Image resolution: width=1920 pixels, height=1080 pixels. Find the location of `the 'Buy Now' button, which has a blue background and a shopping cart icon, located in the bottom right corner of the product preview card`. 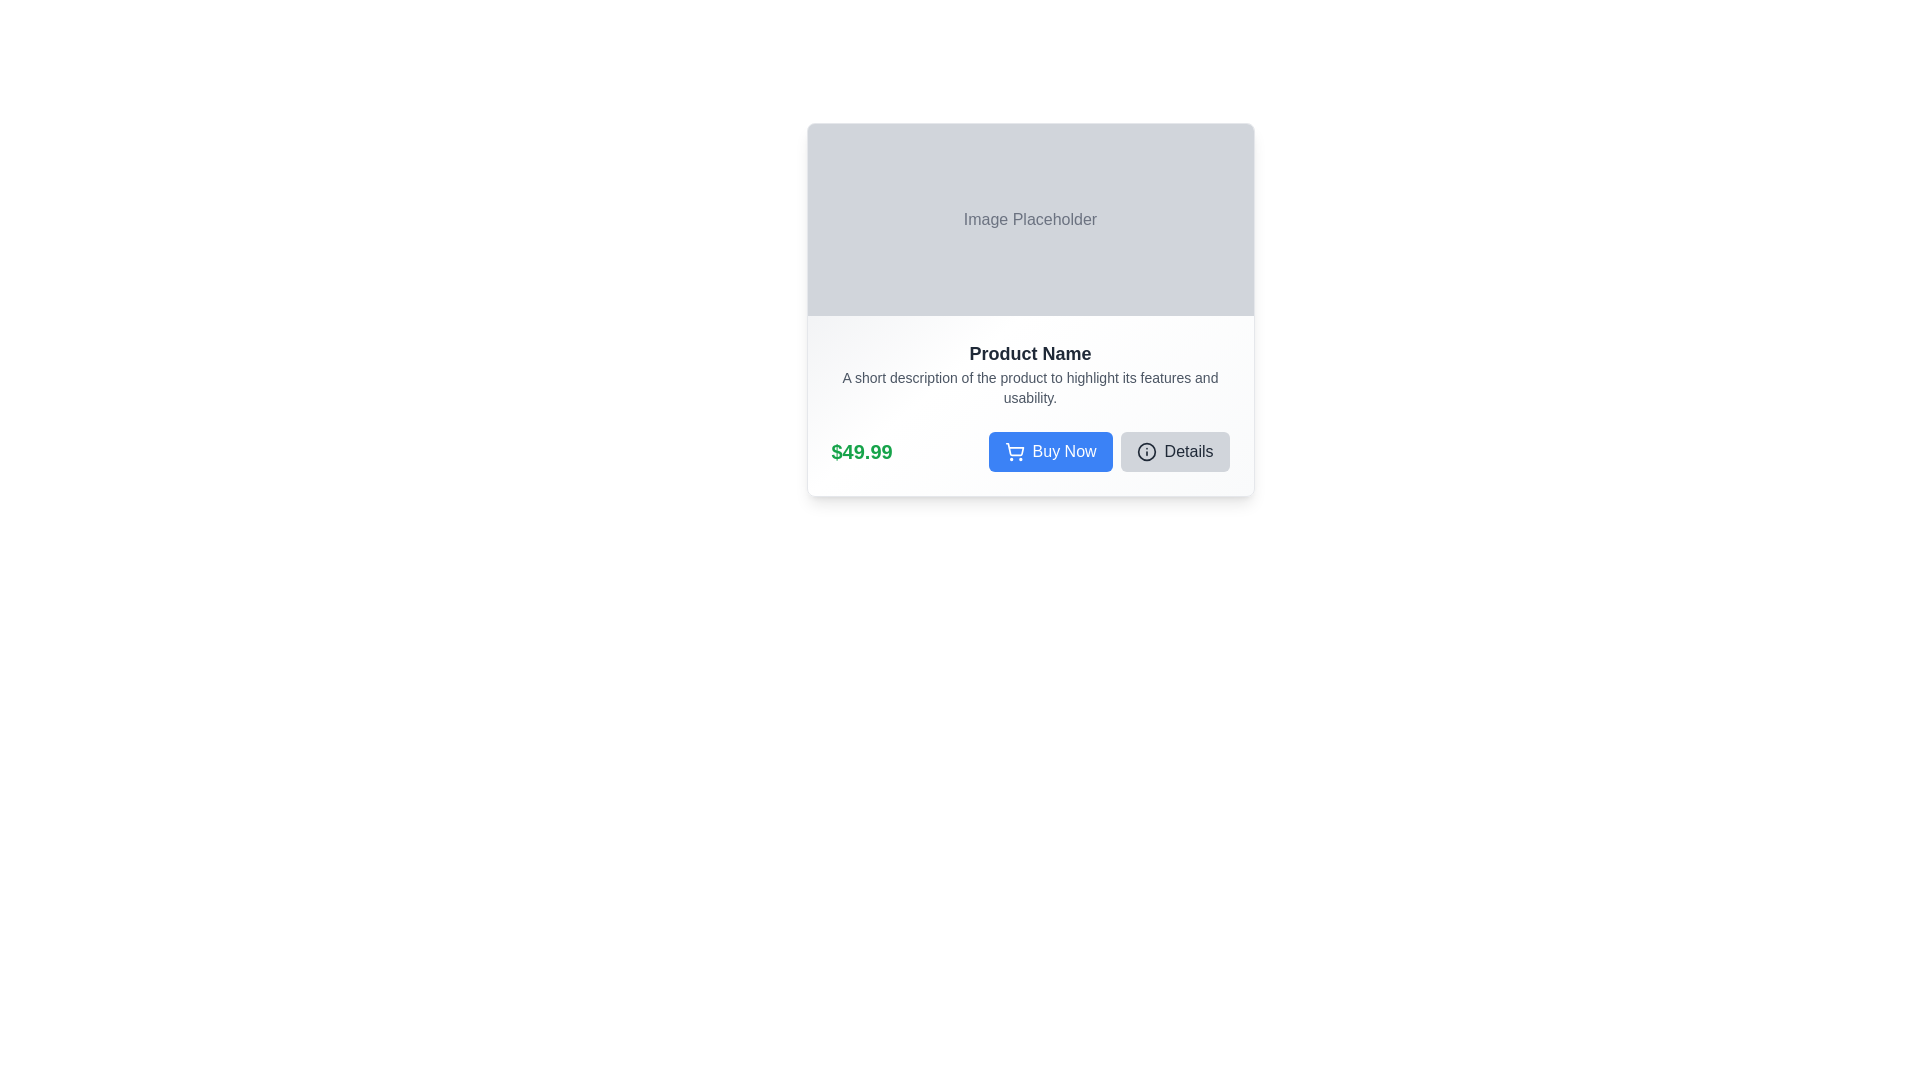

the 'Buy Now' button, which has a blue background and a shopping cart icon, located in the bottom right corner of the product preview card is located at coordinates (1107, 451).